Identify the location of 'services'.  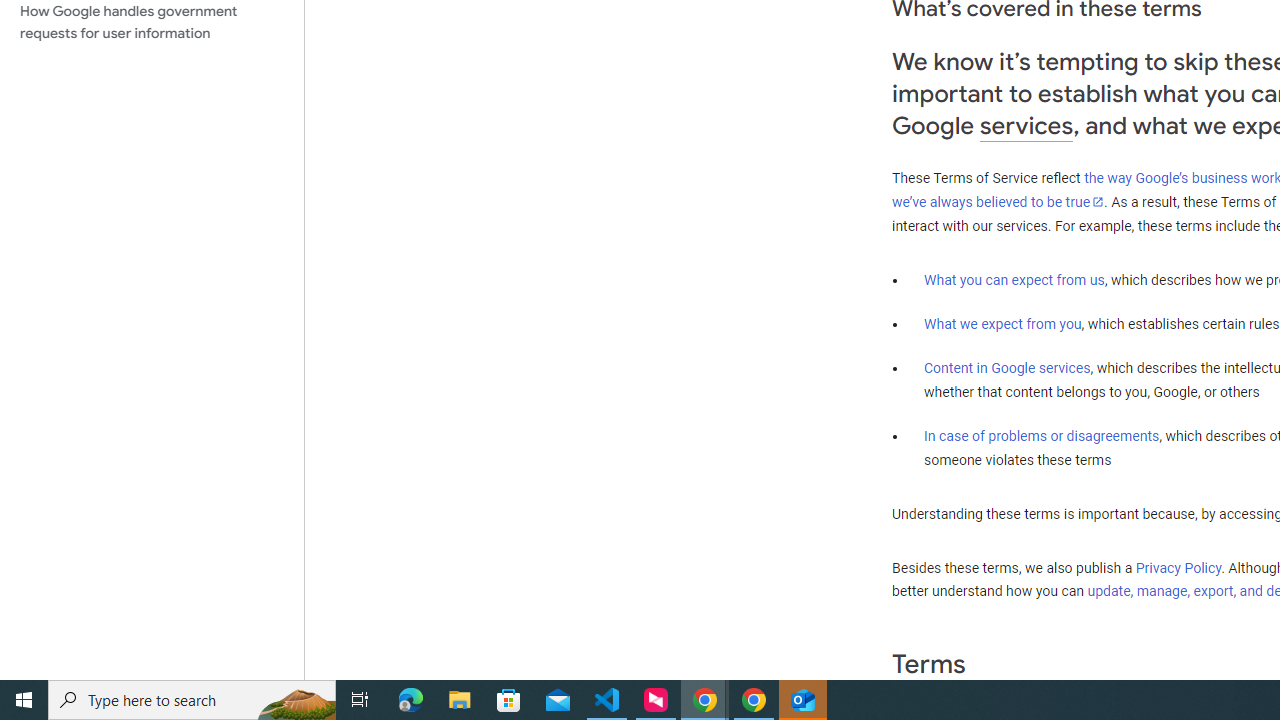
(1026, 125).